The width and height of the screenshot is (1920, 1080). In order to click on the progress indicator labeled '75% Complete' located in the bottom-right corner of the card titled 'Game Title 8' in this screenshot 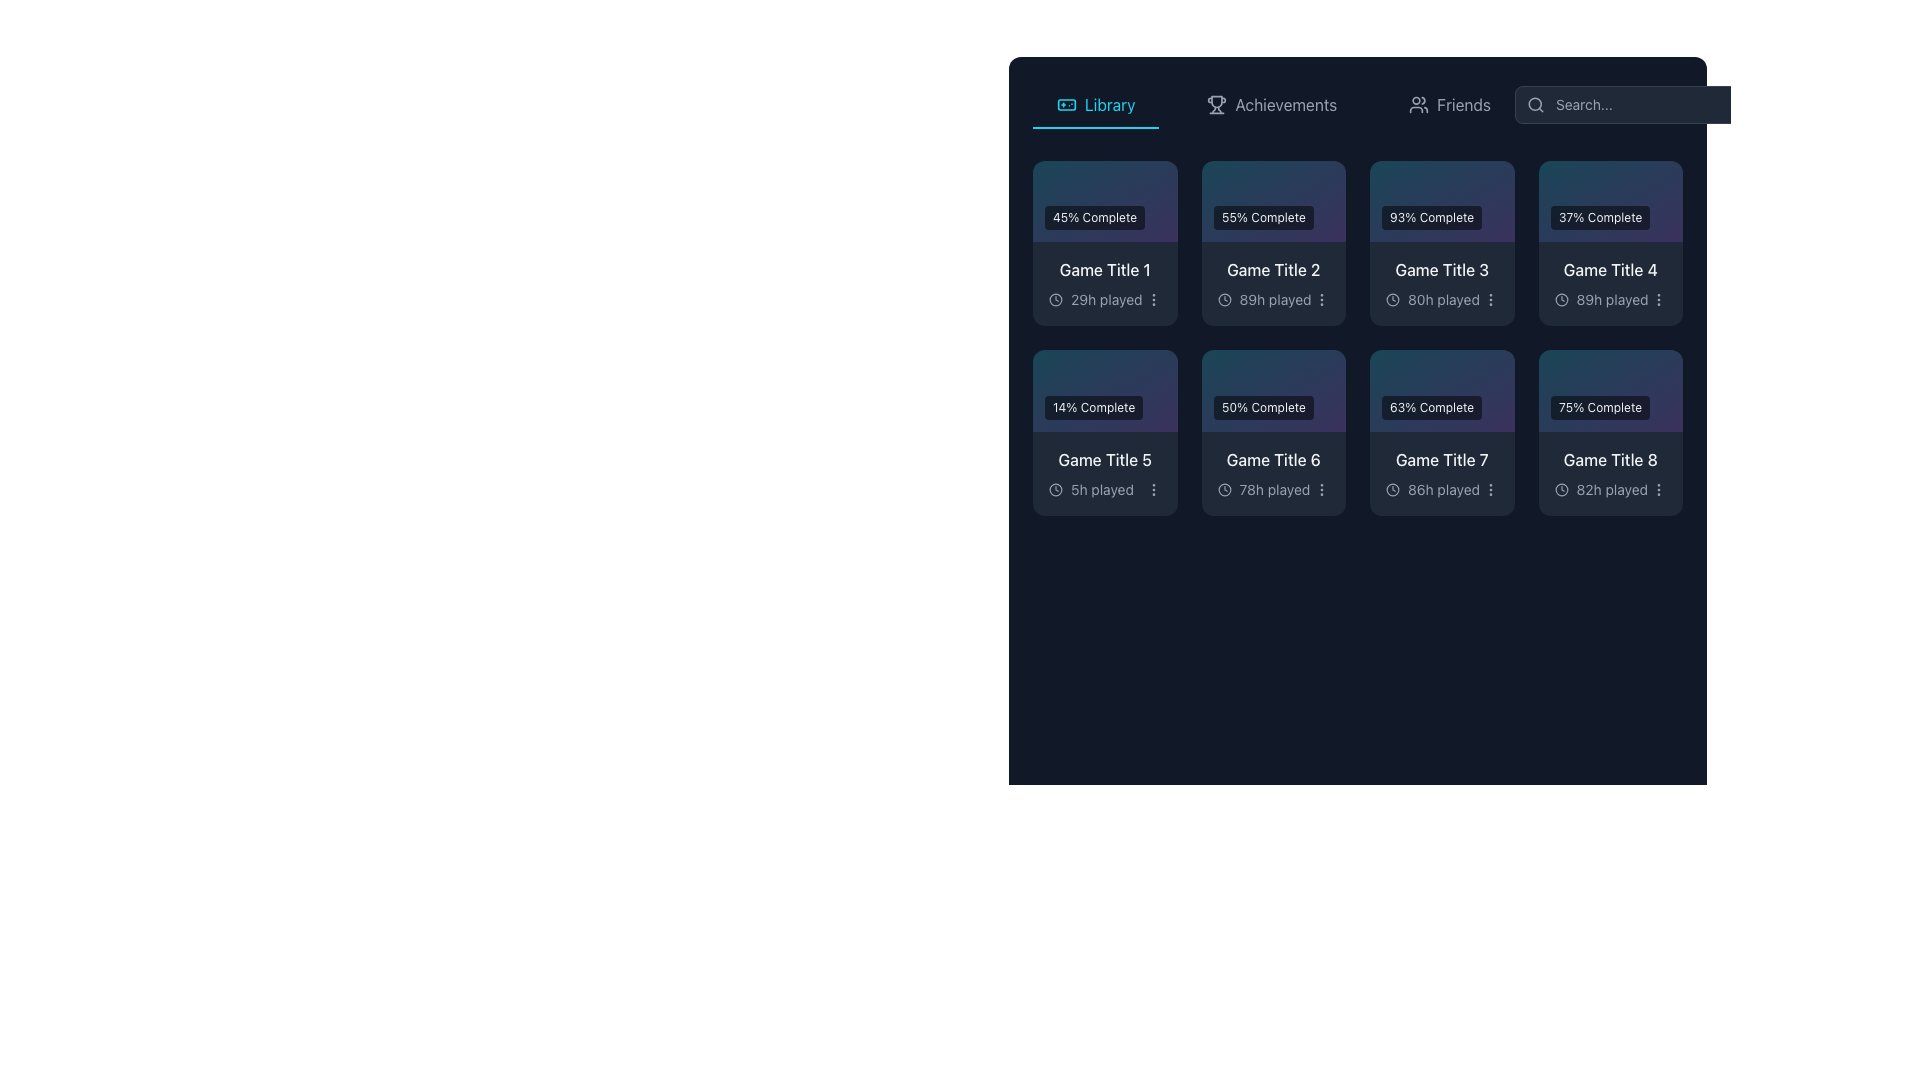, I will do `click(1610, 390)`.